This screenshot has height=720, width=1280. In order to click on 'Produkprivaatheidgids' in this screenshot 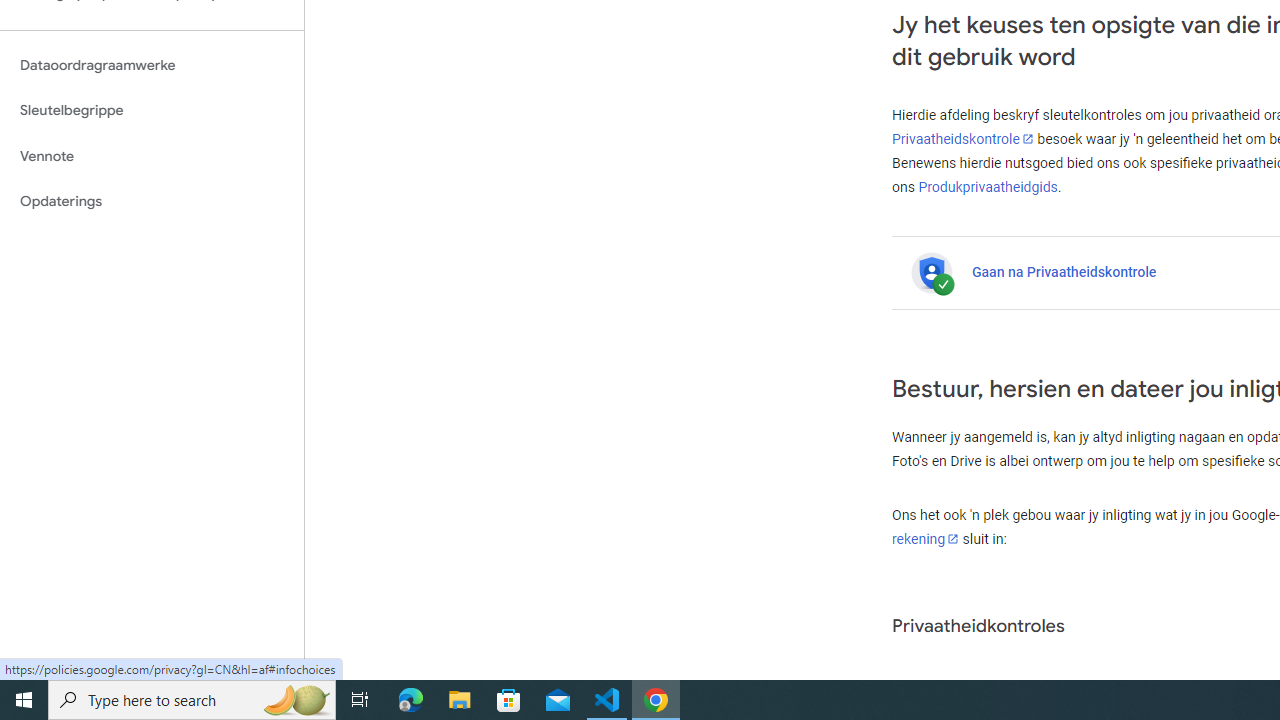, I will do `click(988, 186)`.